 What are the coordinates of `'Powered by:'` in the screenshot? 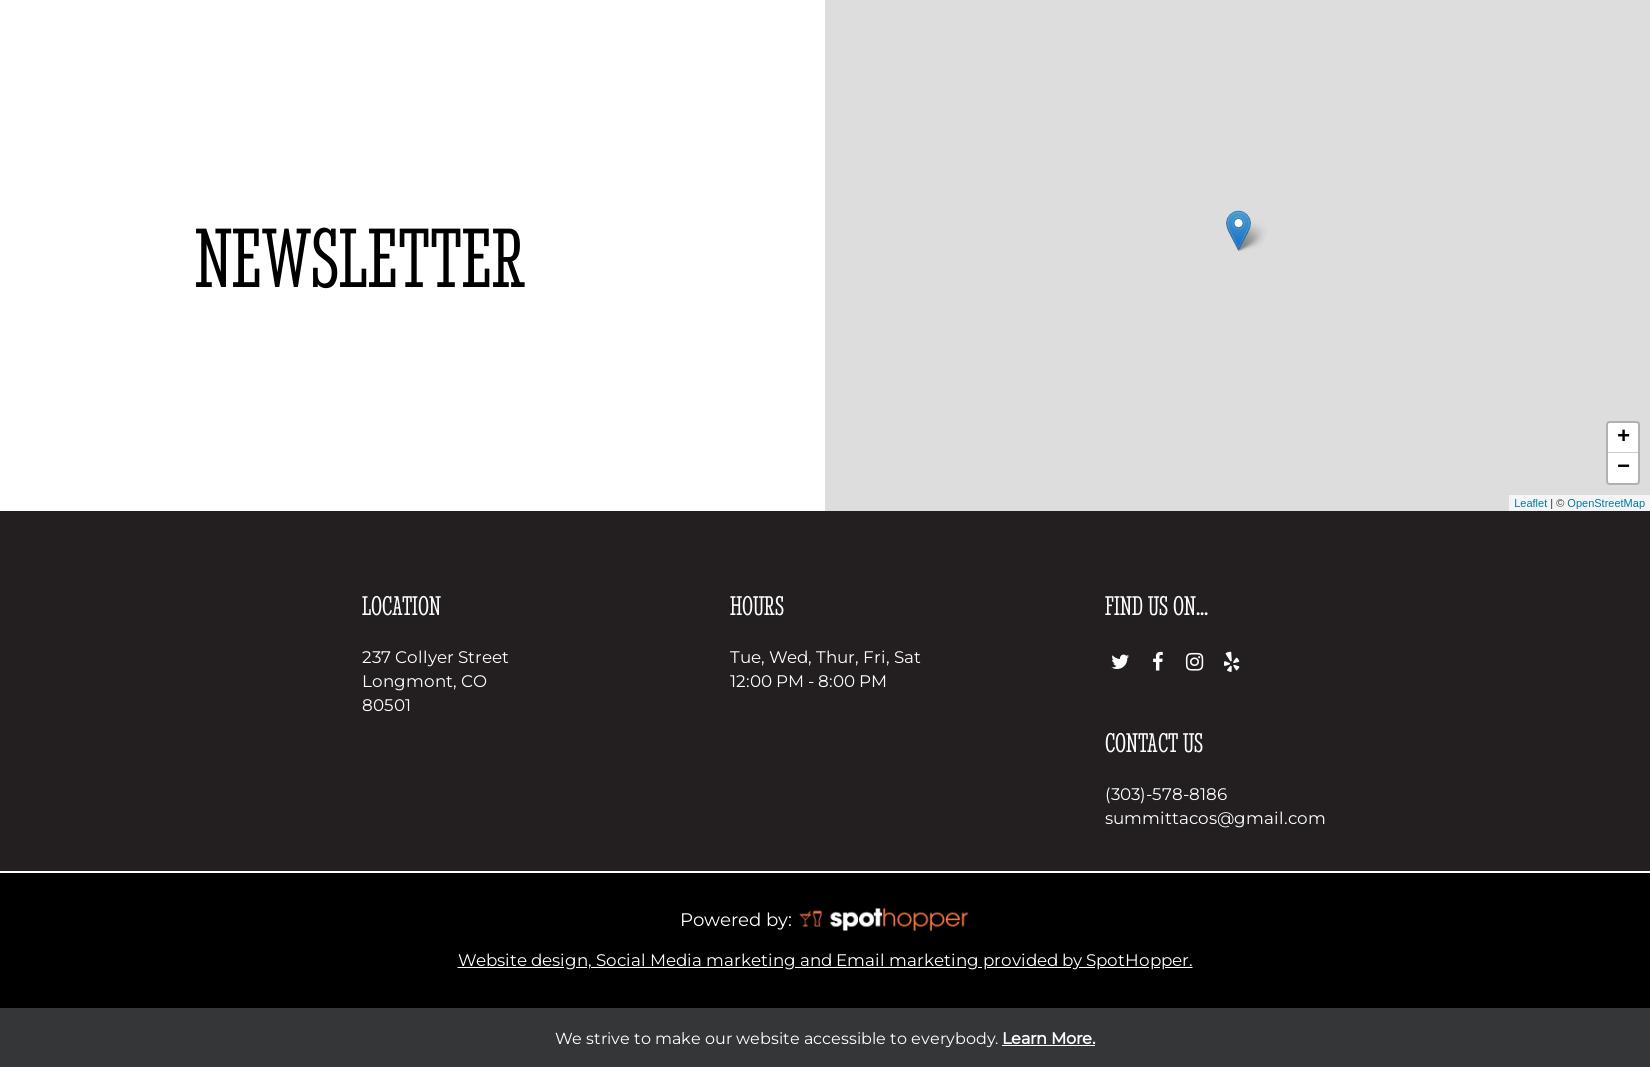 It's located at (677, 918).